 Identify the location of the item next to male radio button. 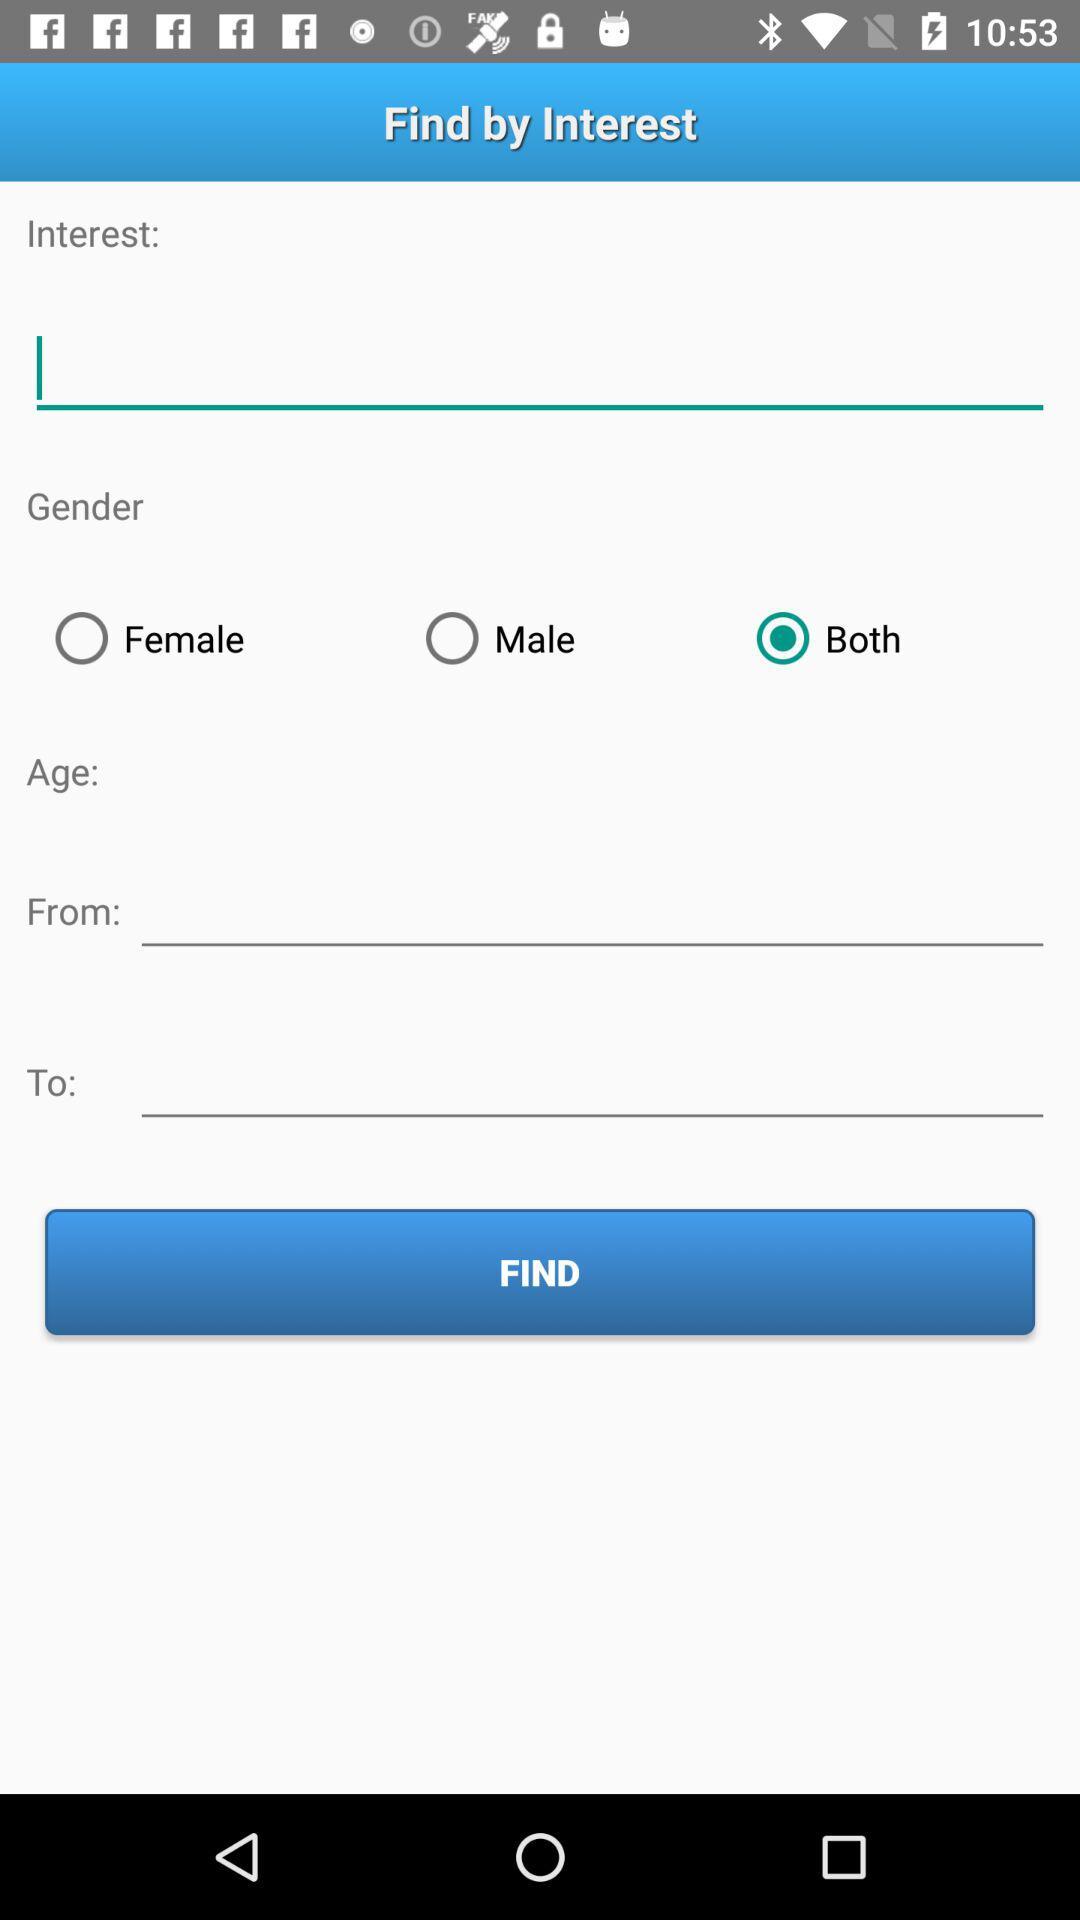
(889, 637).